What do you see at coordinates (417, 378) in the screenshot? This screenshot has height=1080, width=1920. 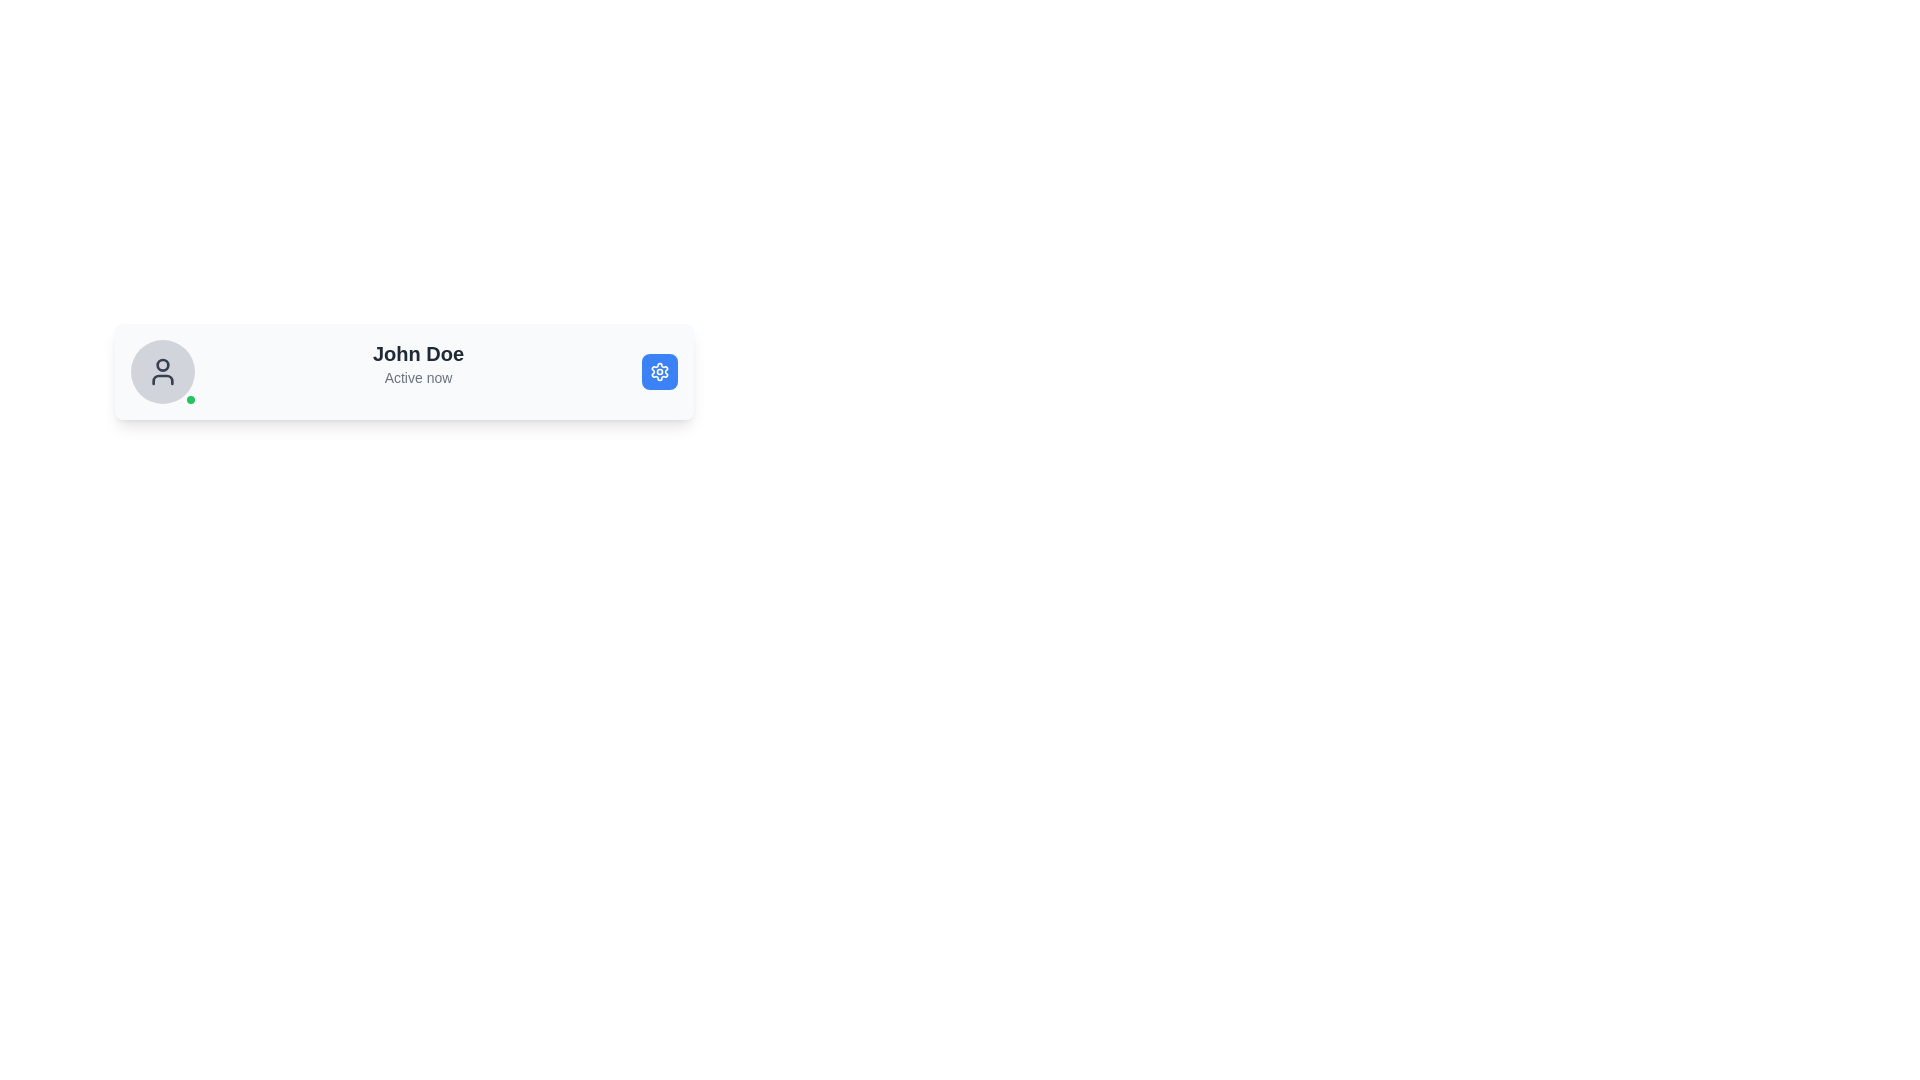 I see `the status indicator text label located beneath 'John Doe' to check the user's current activity status` at bounding box center [417, 378].